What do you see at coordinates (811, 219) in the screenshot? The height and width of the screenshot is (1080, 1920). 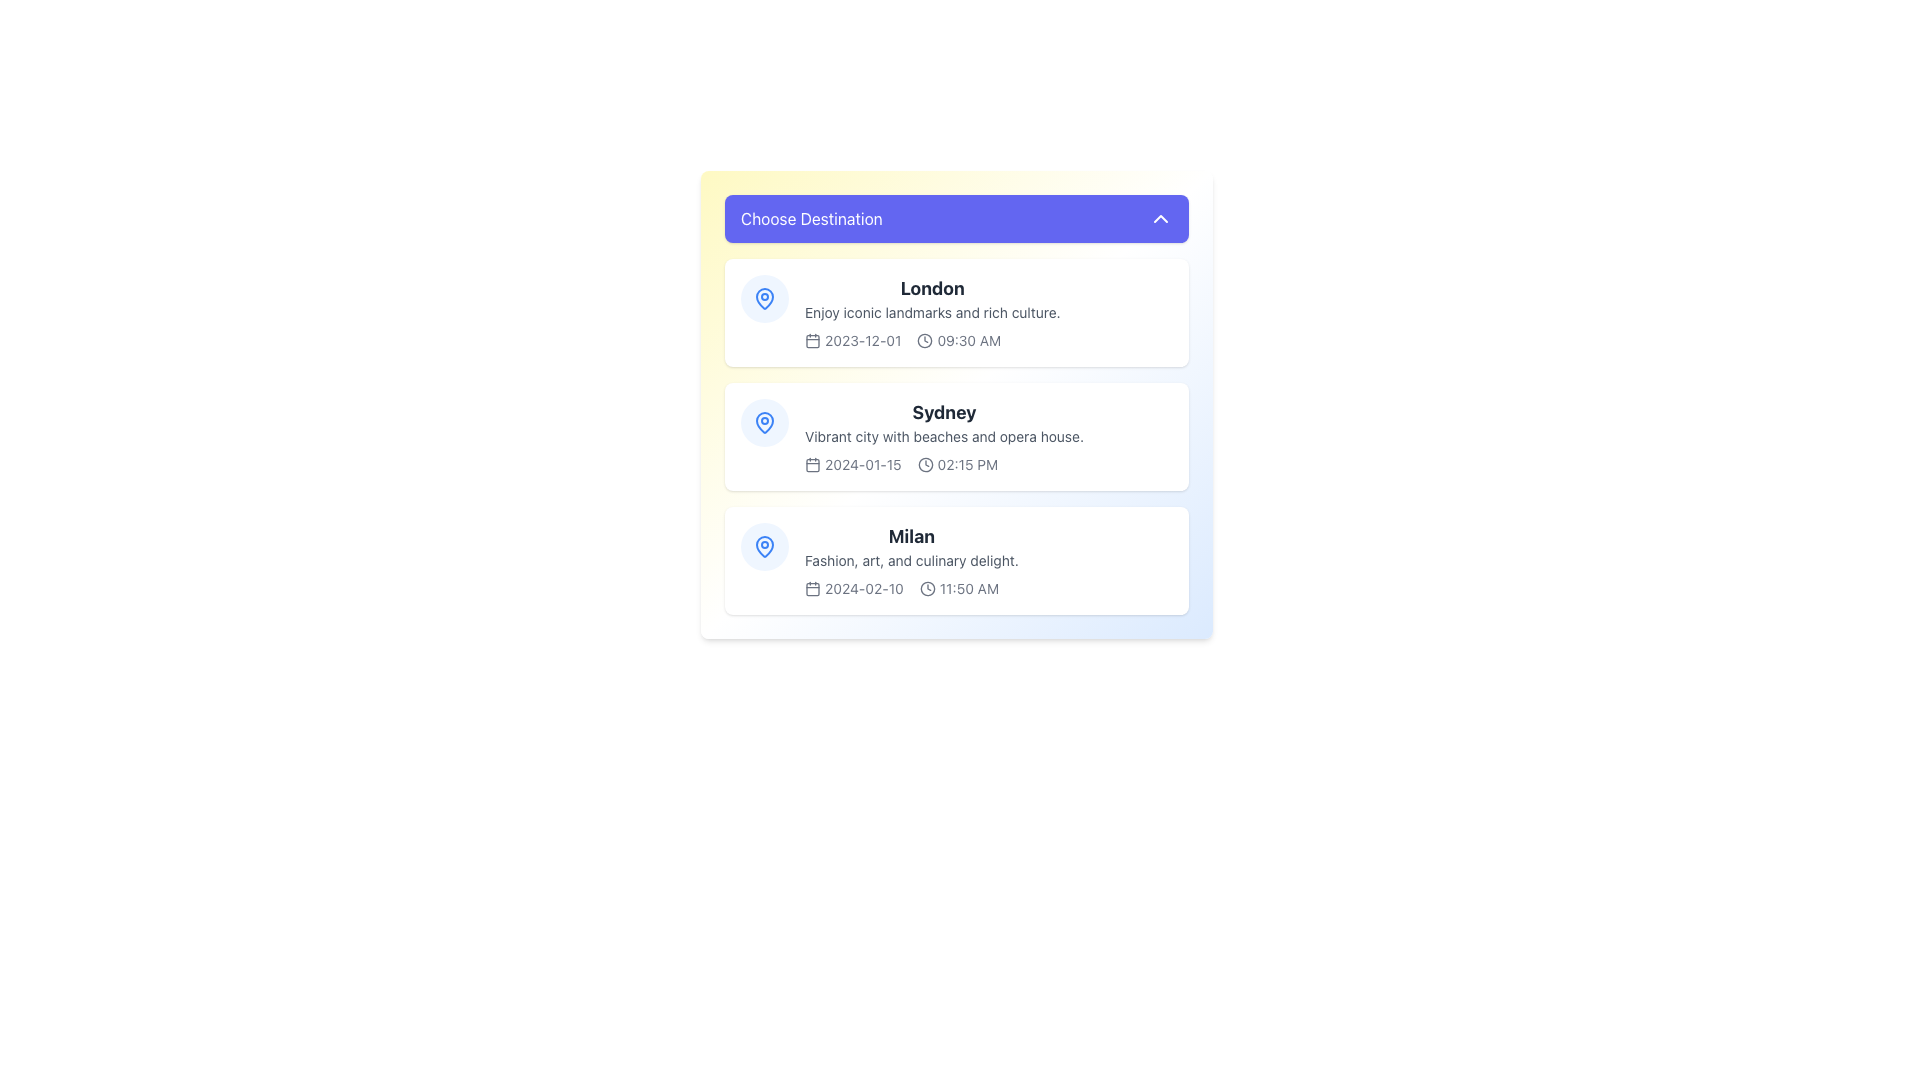 I see `the Static Text Label displaying 'Choose Destination' in white on a violet background, which is part of a card-like component and positioned above a list of destination items` at bounding box center [811, 219].